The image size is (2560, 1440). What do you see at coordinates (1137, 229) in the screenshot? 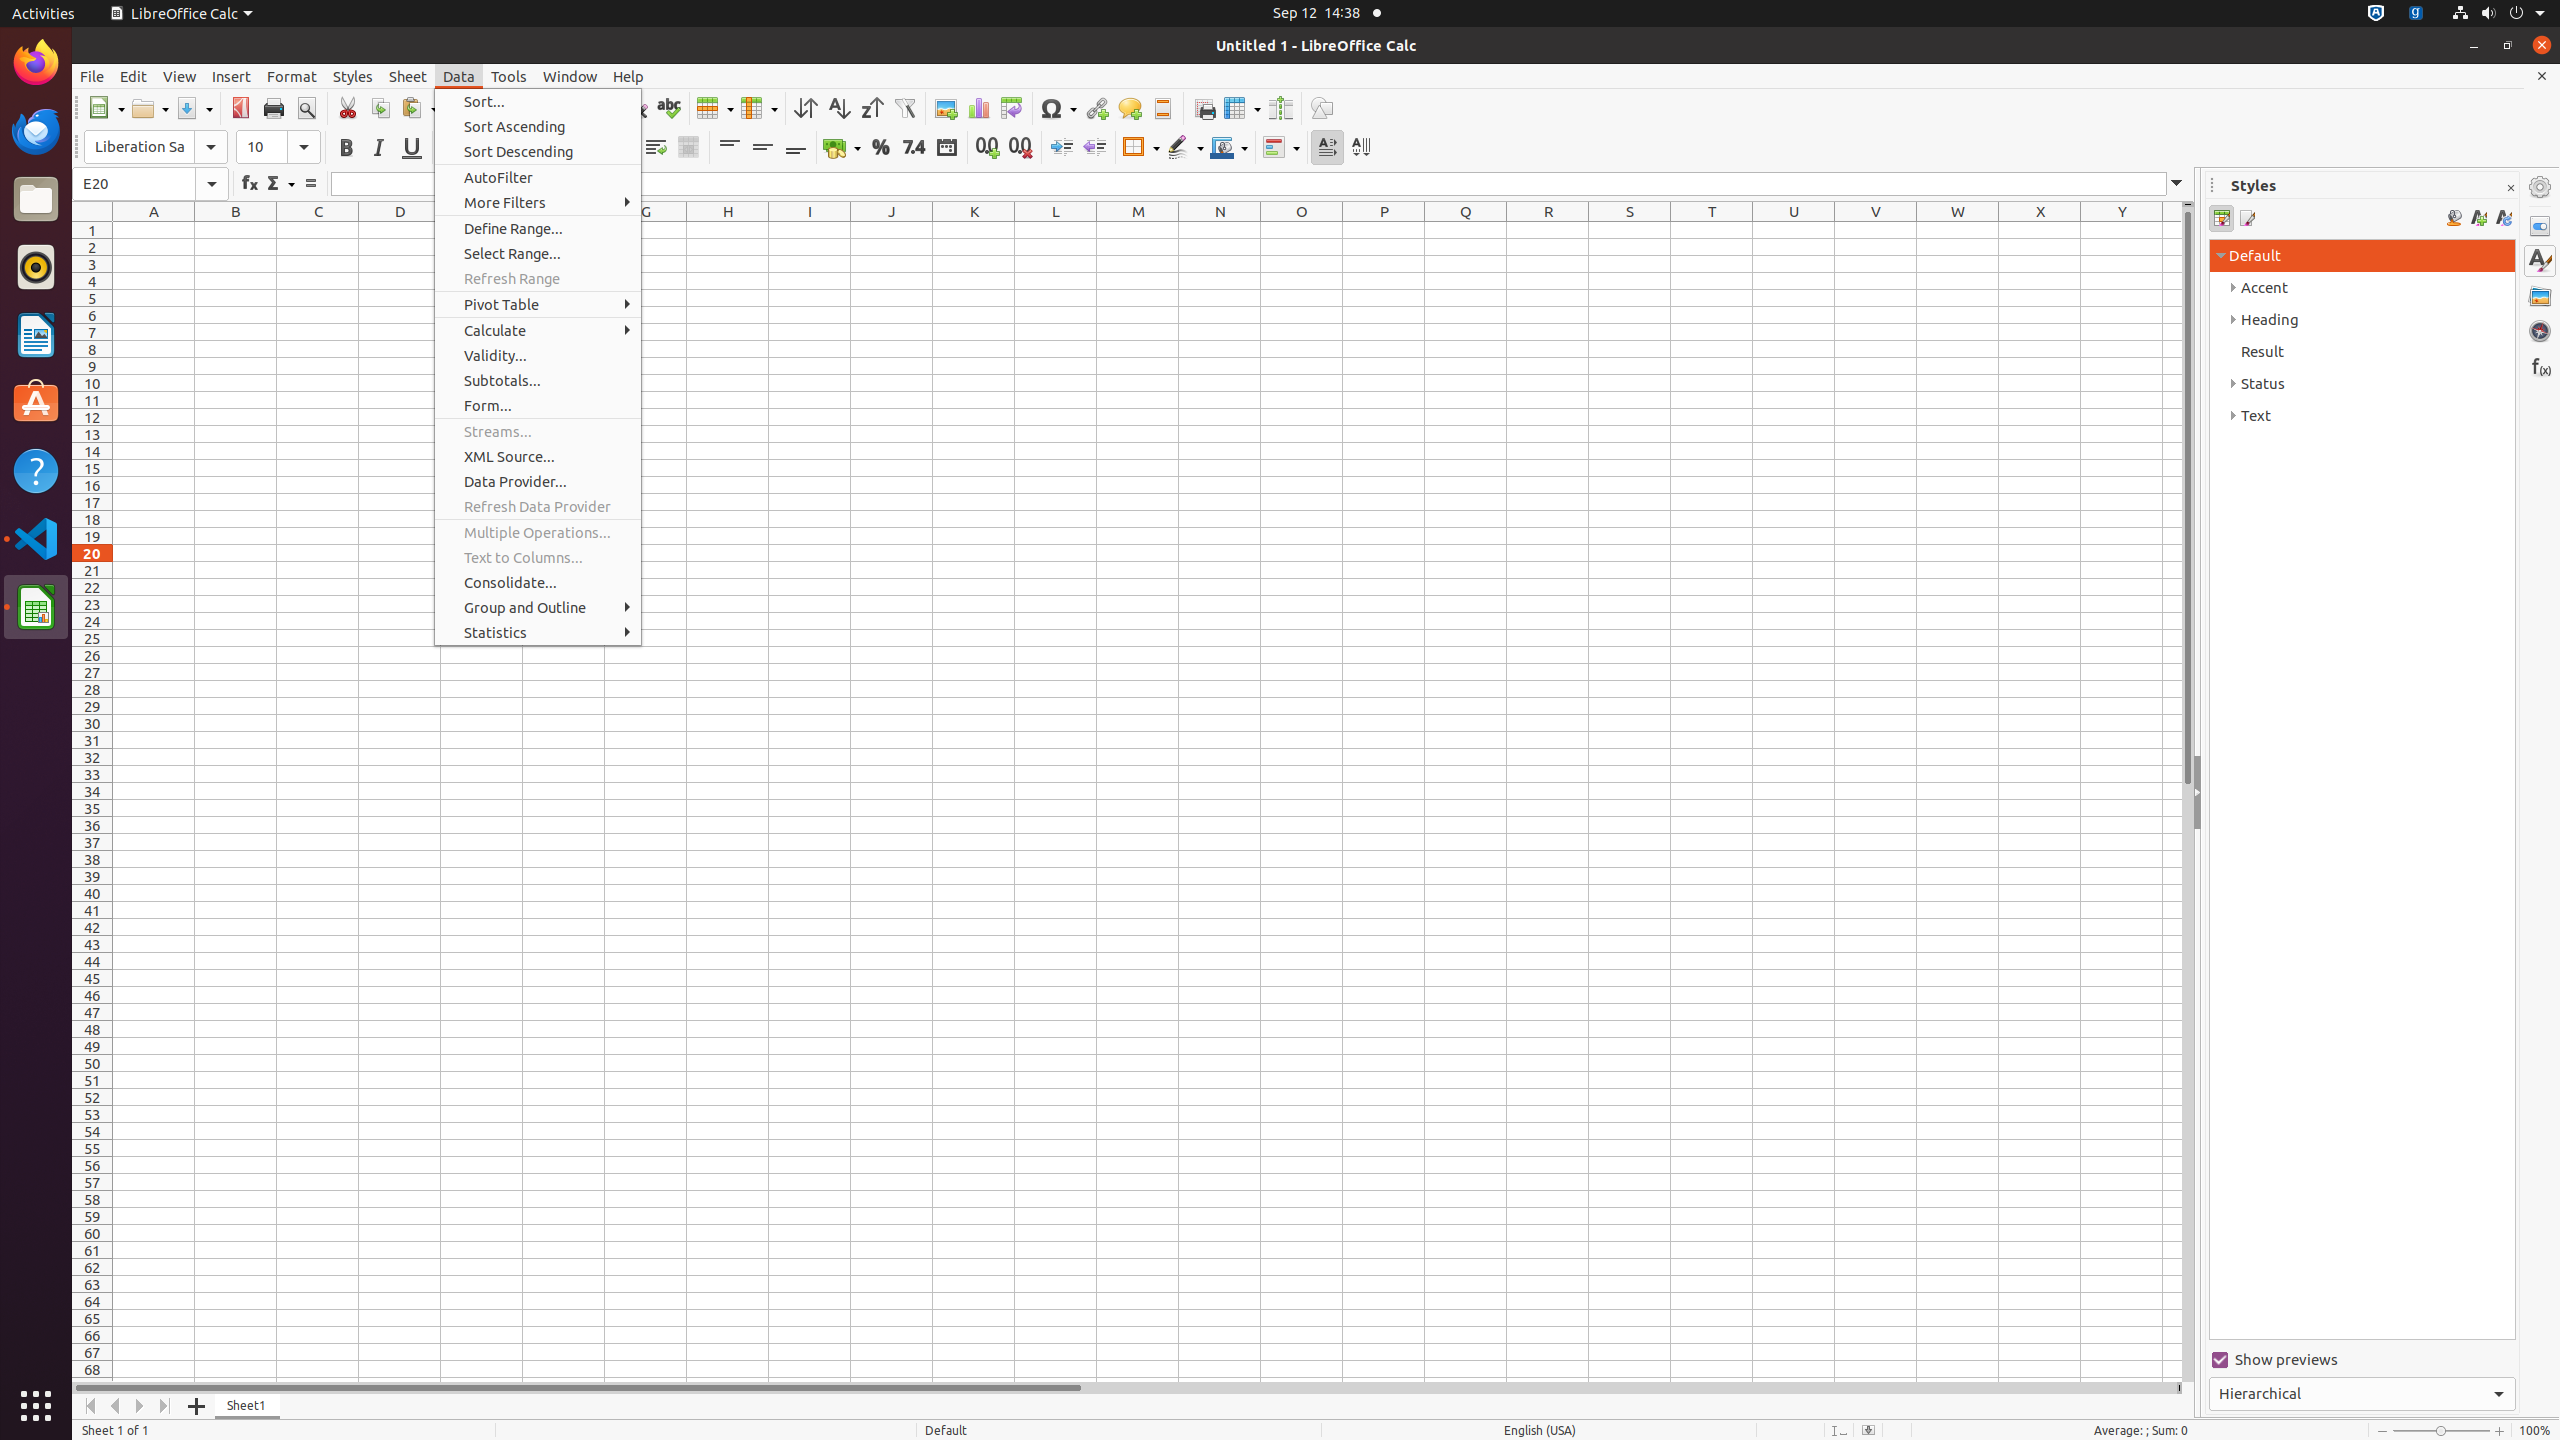
I see `'M1'` at bounding box center [1137, 229].